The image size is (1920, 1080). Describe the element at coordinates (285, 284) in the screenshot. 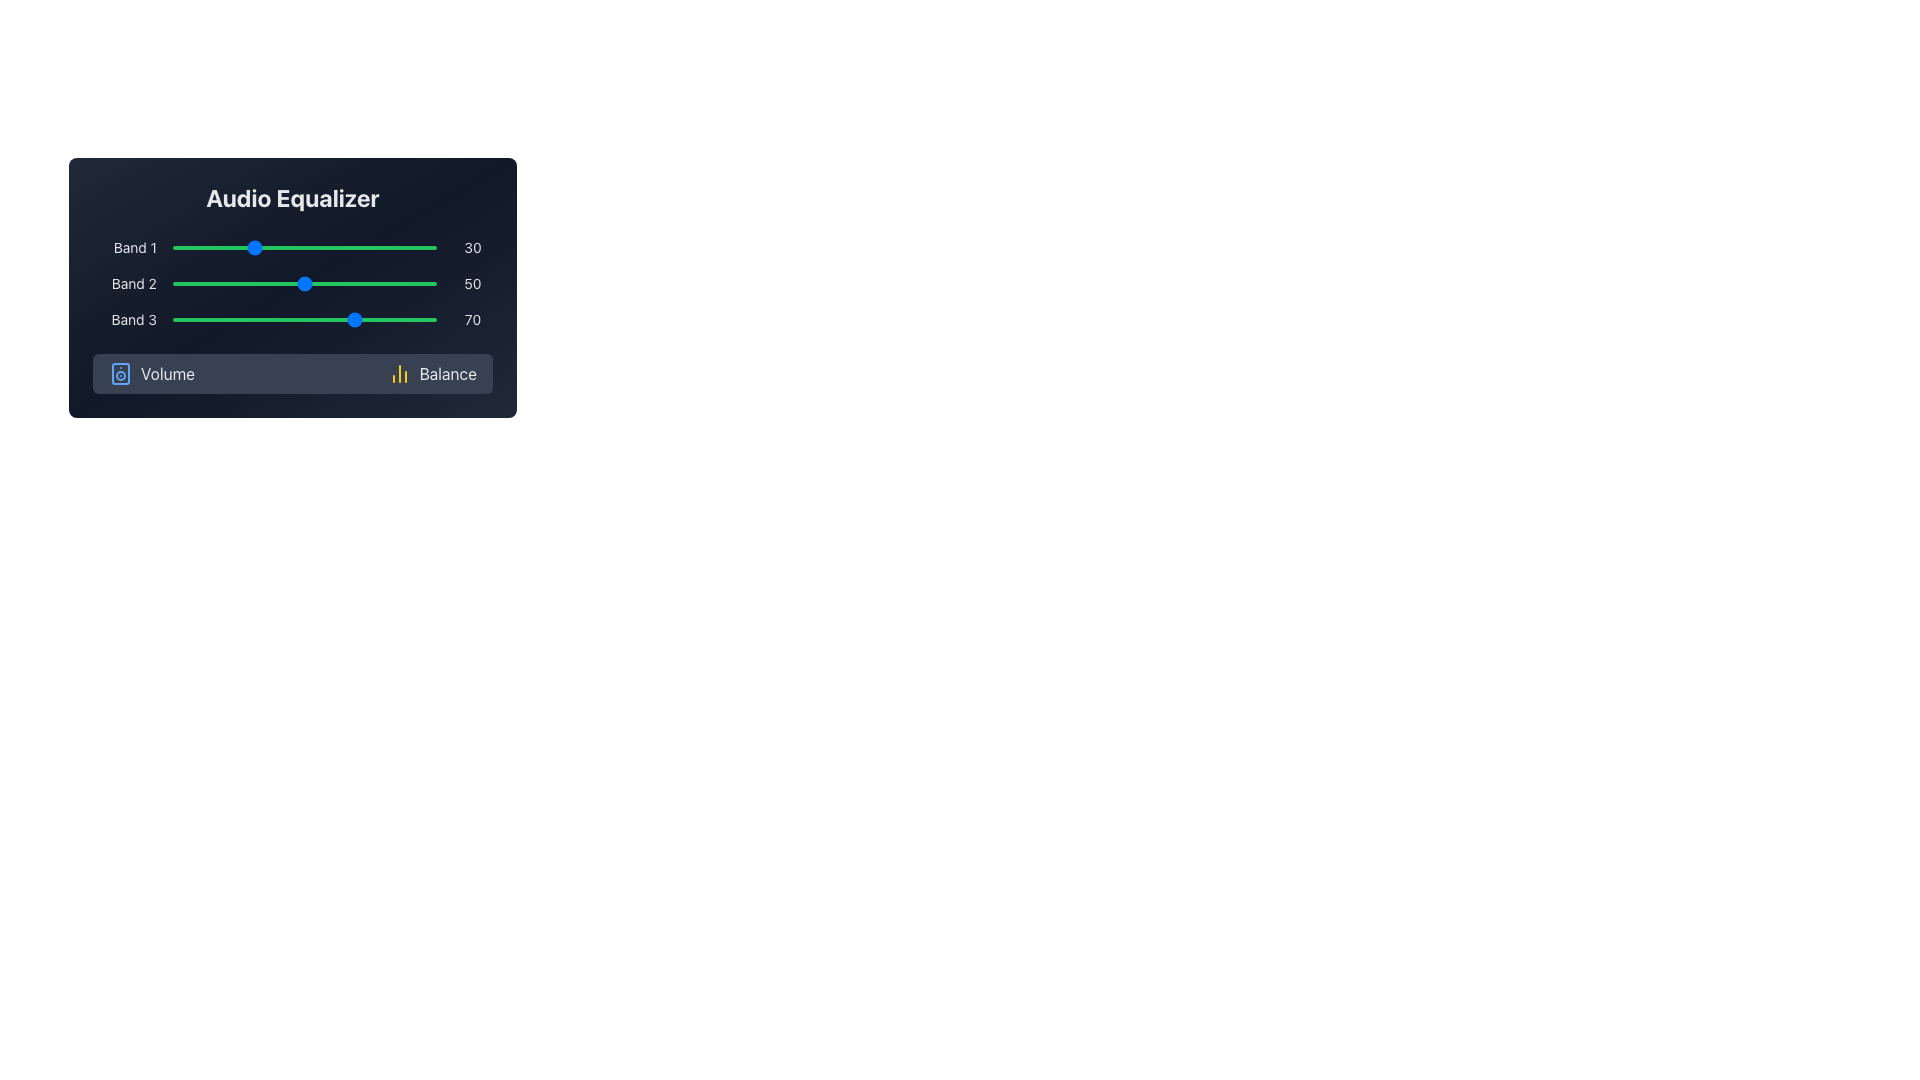

I see `the frequency slider` at that location.